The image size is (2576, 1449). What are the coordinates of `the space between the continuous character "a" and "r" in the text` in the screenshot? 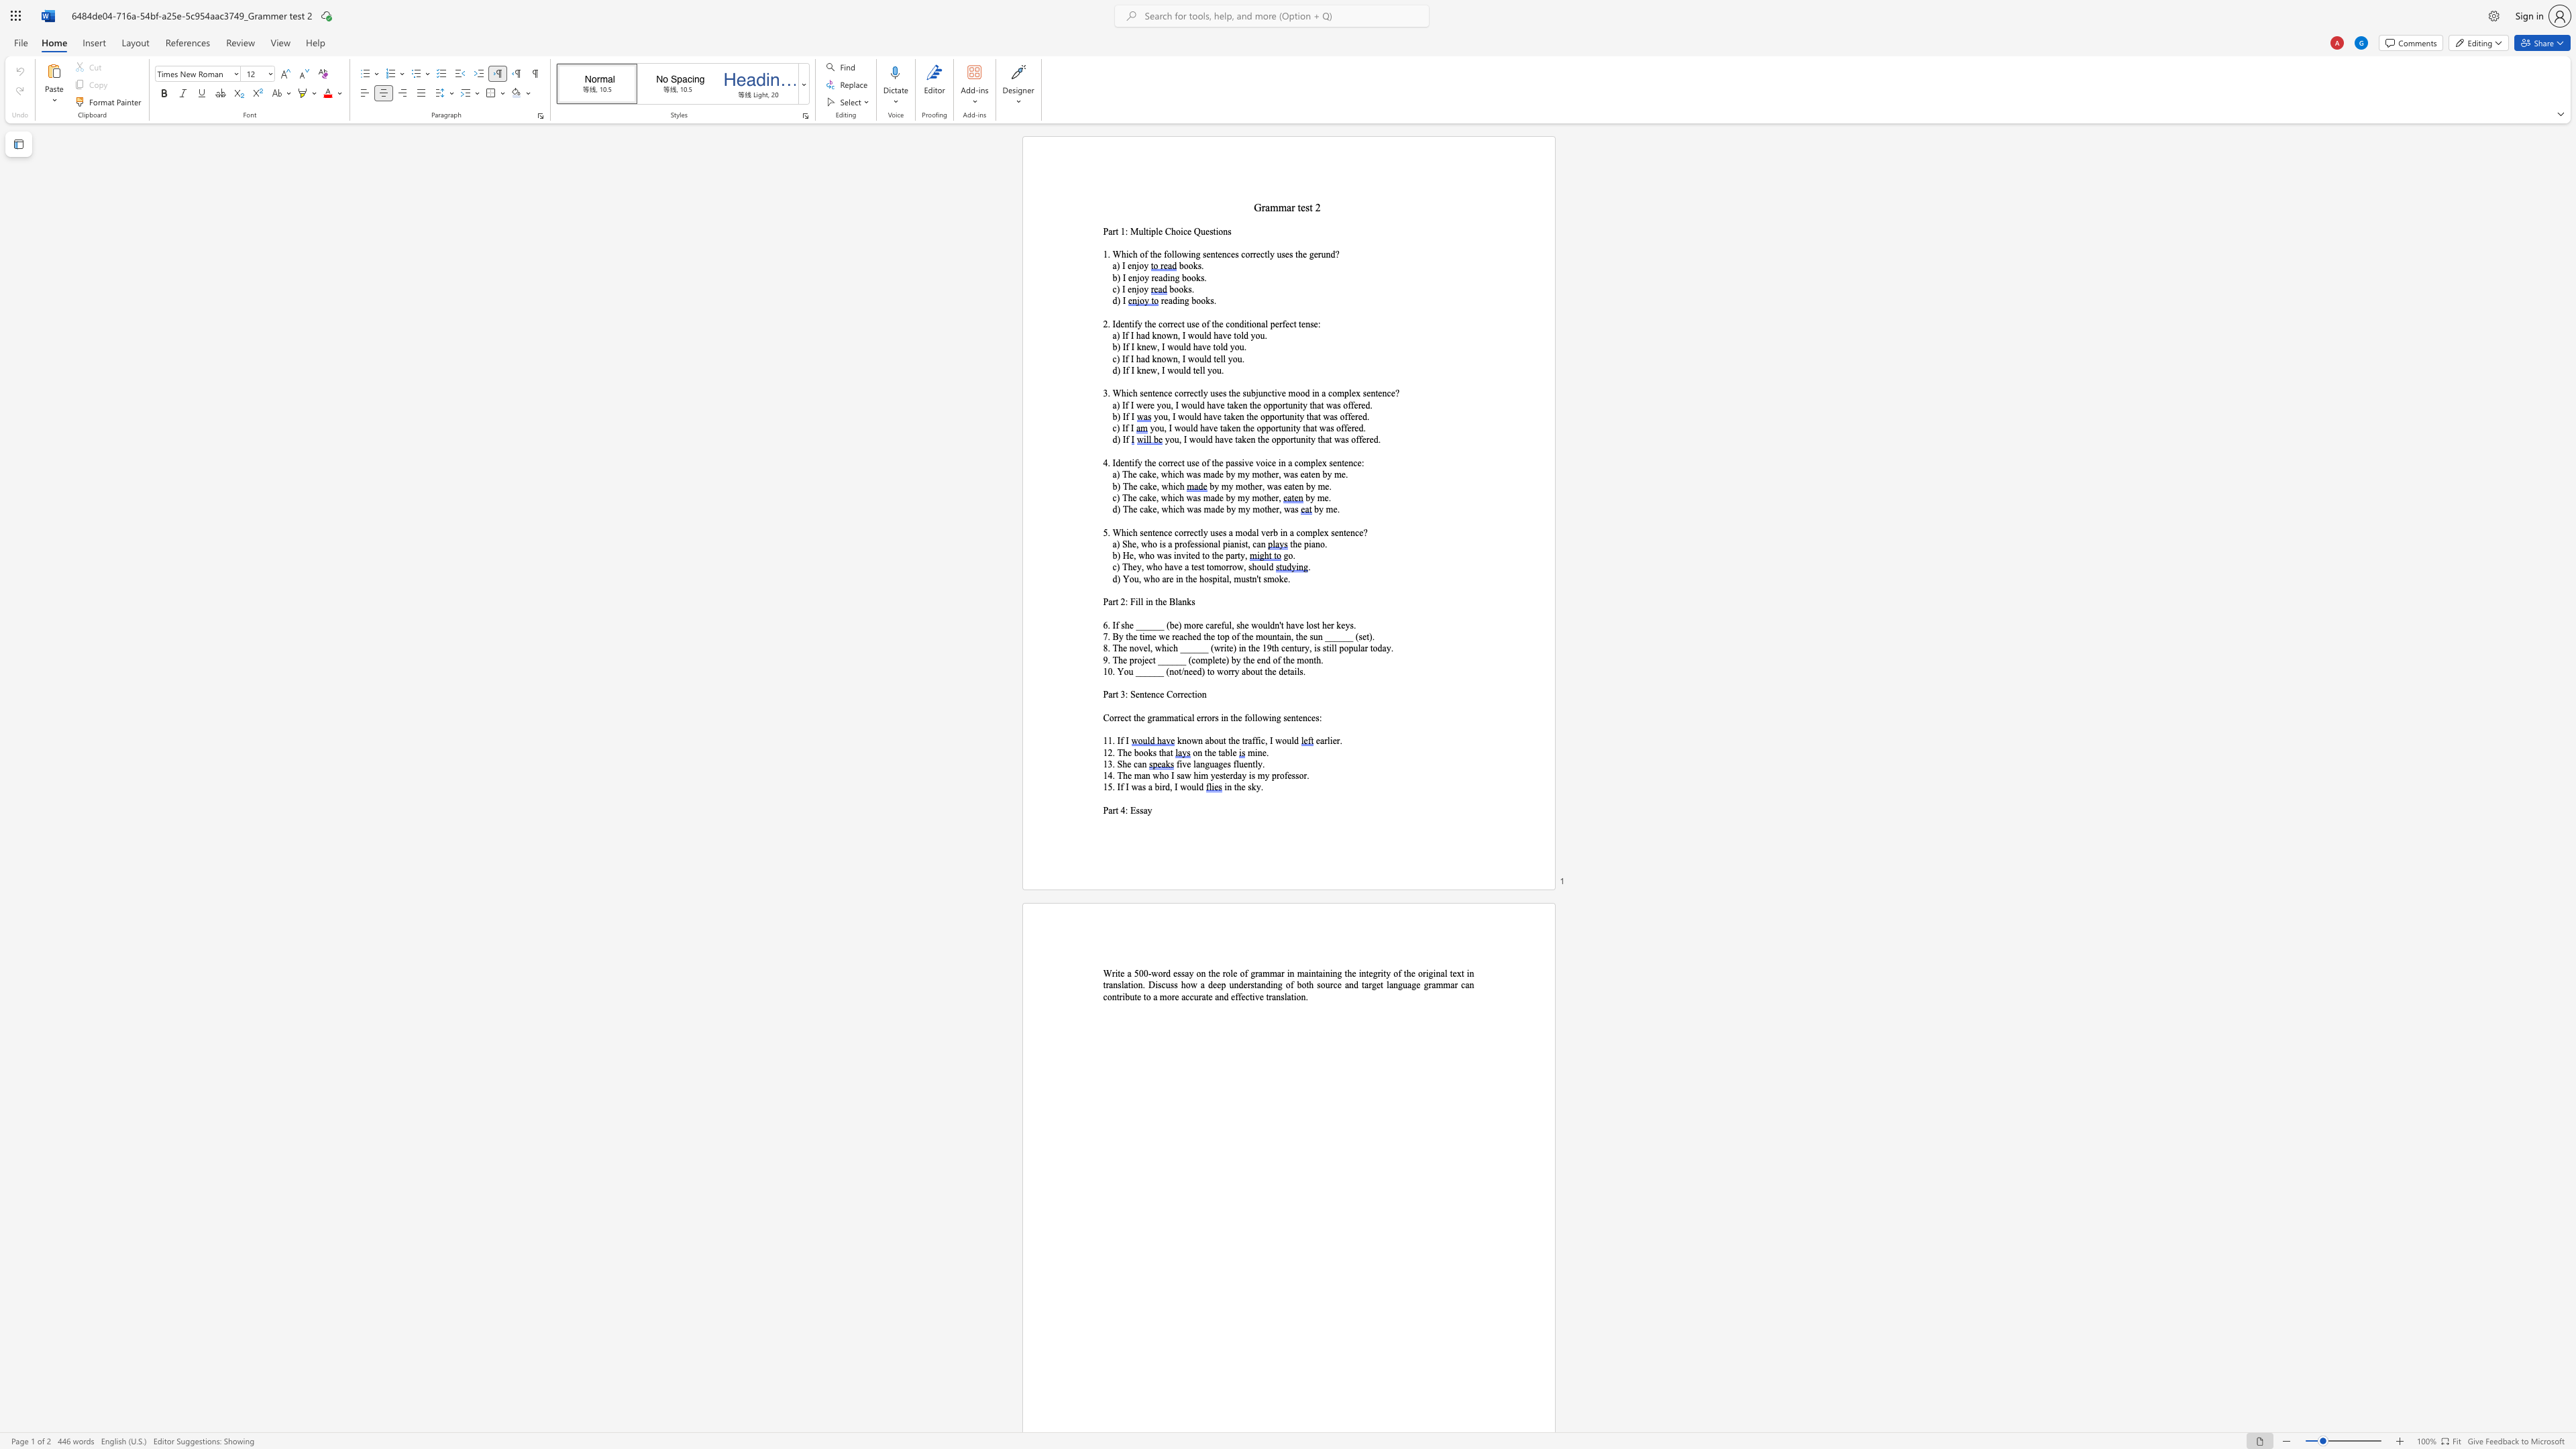 It's located at (1291, 207).